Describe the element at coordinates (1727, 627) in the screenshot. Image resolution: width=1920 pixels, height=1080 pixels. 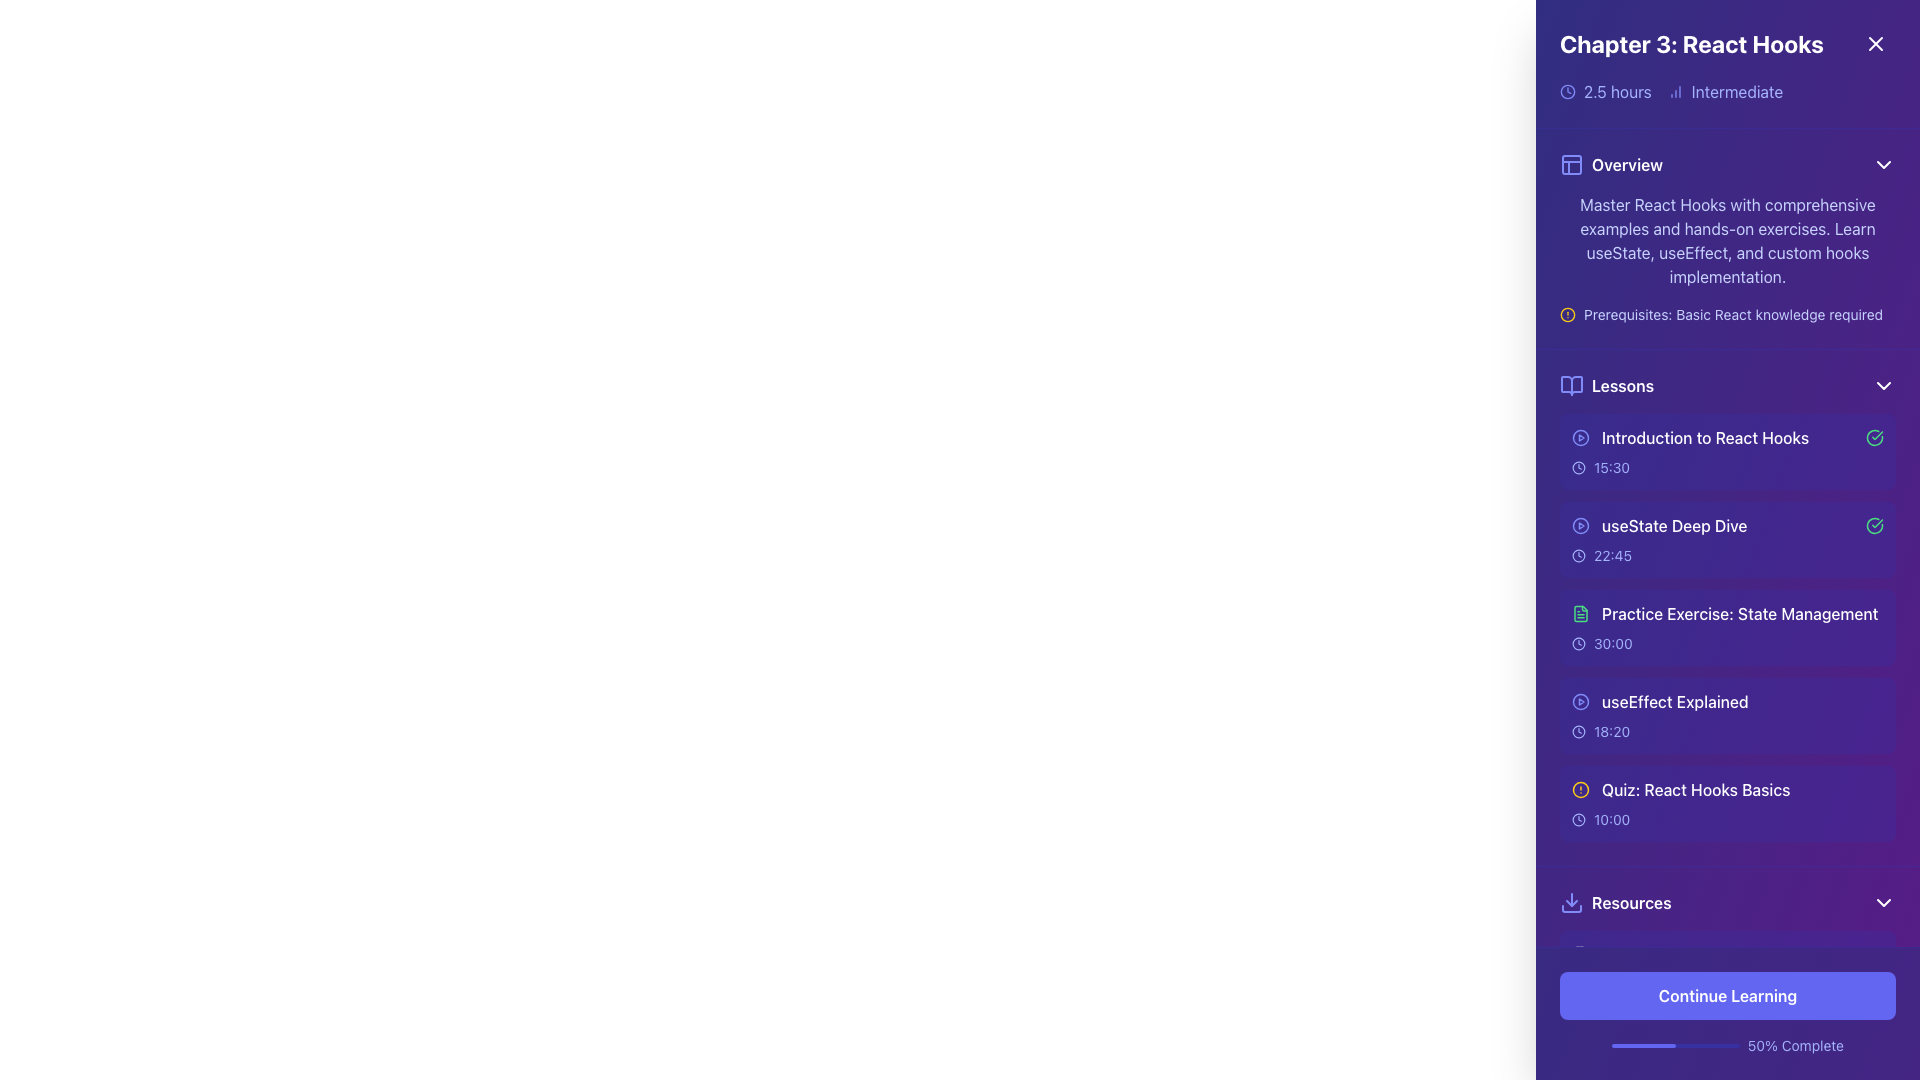
I see `the third lesson entry in the 'Lessons' section` at that location.